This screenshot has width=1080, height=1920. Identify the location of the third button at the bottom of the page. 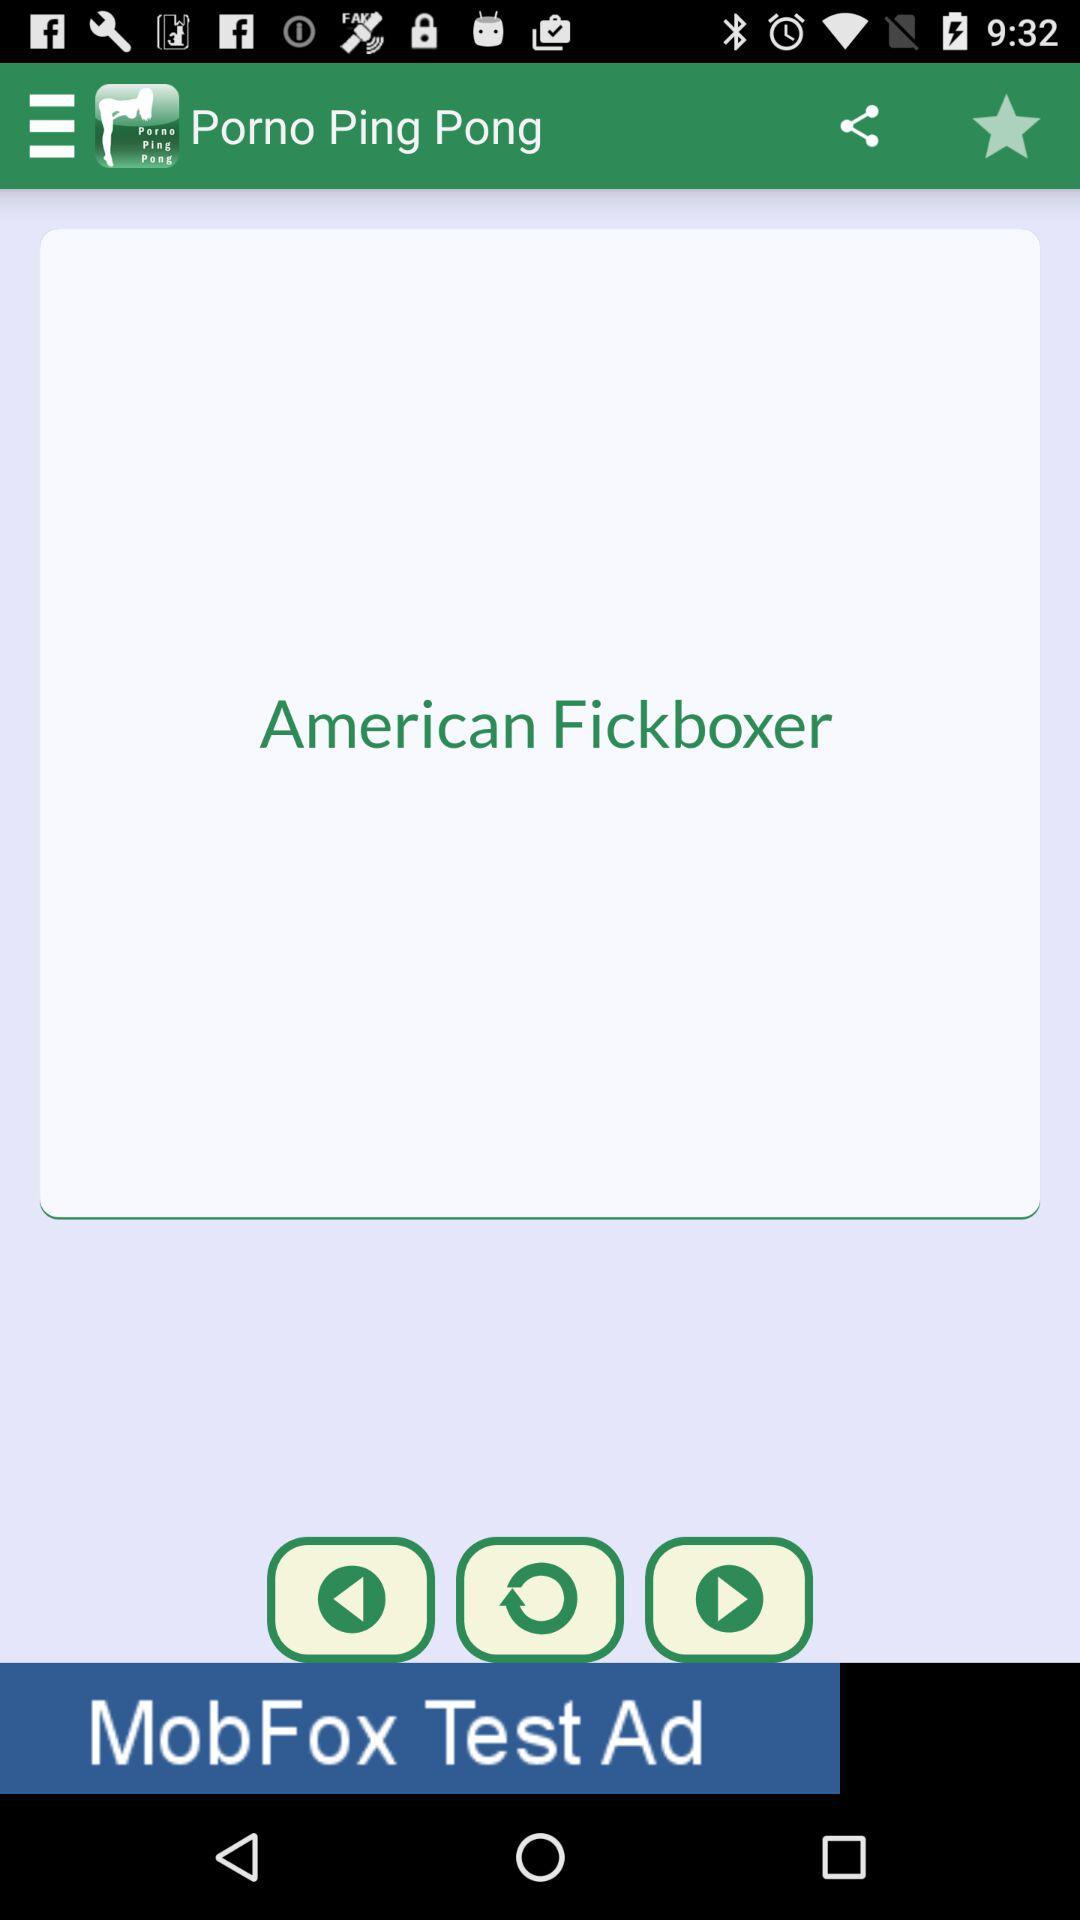
(729, 1598).